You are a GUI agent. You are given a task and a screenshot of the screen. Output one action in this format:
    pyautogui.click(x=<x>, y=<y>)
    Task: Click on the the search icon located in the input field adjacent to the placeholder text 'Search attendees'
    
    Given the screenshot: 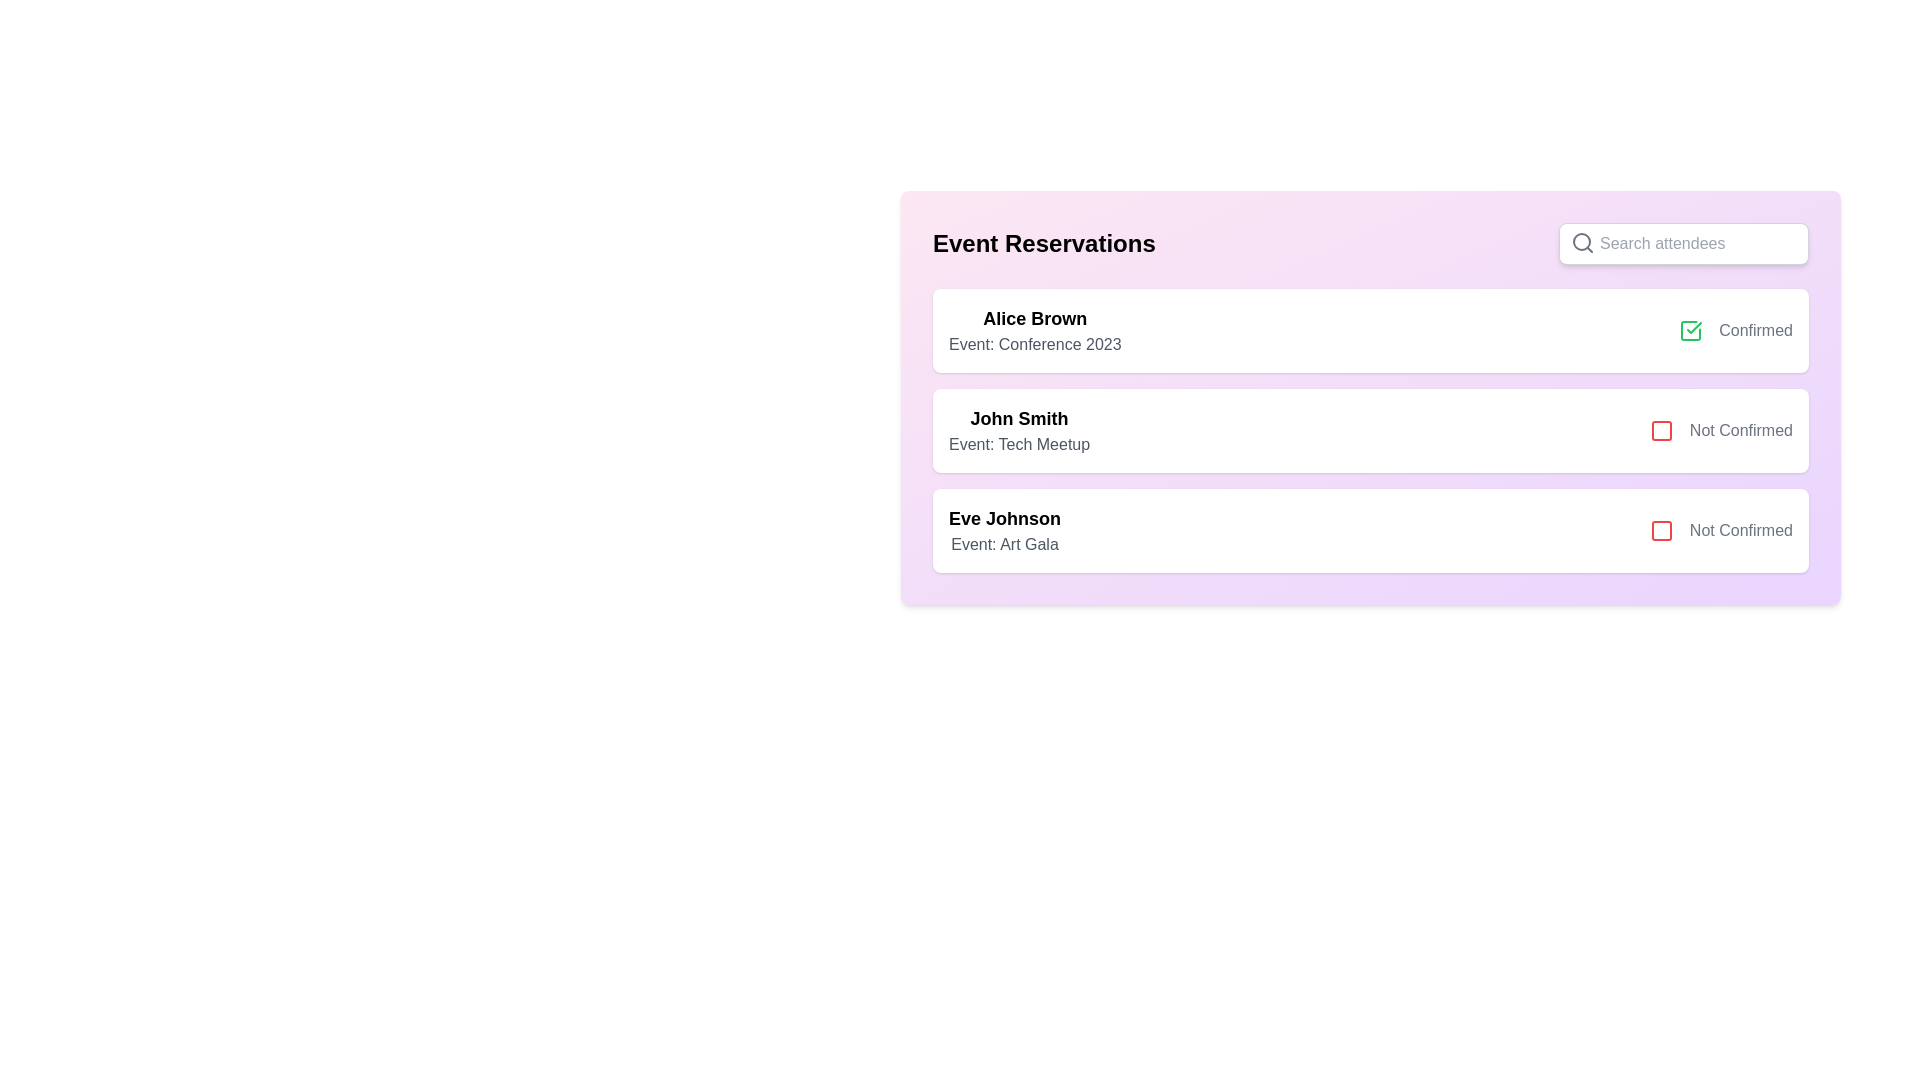 What is the action you would take?
    pyautogui.click(x=1582, y=242)
    